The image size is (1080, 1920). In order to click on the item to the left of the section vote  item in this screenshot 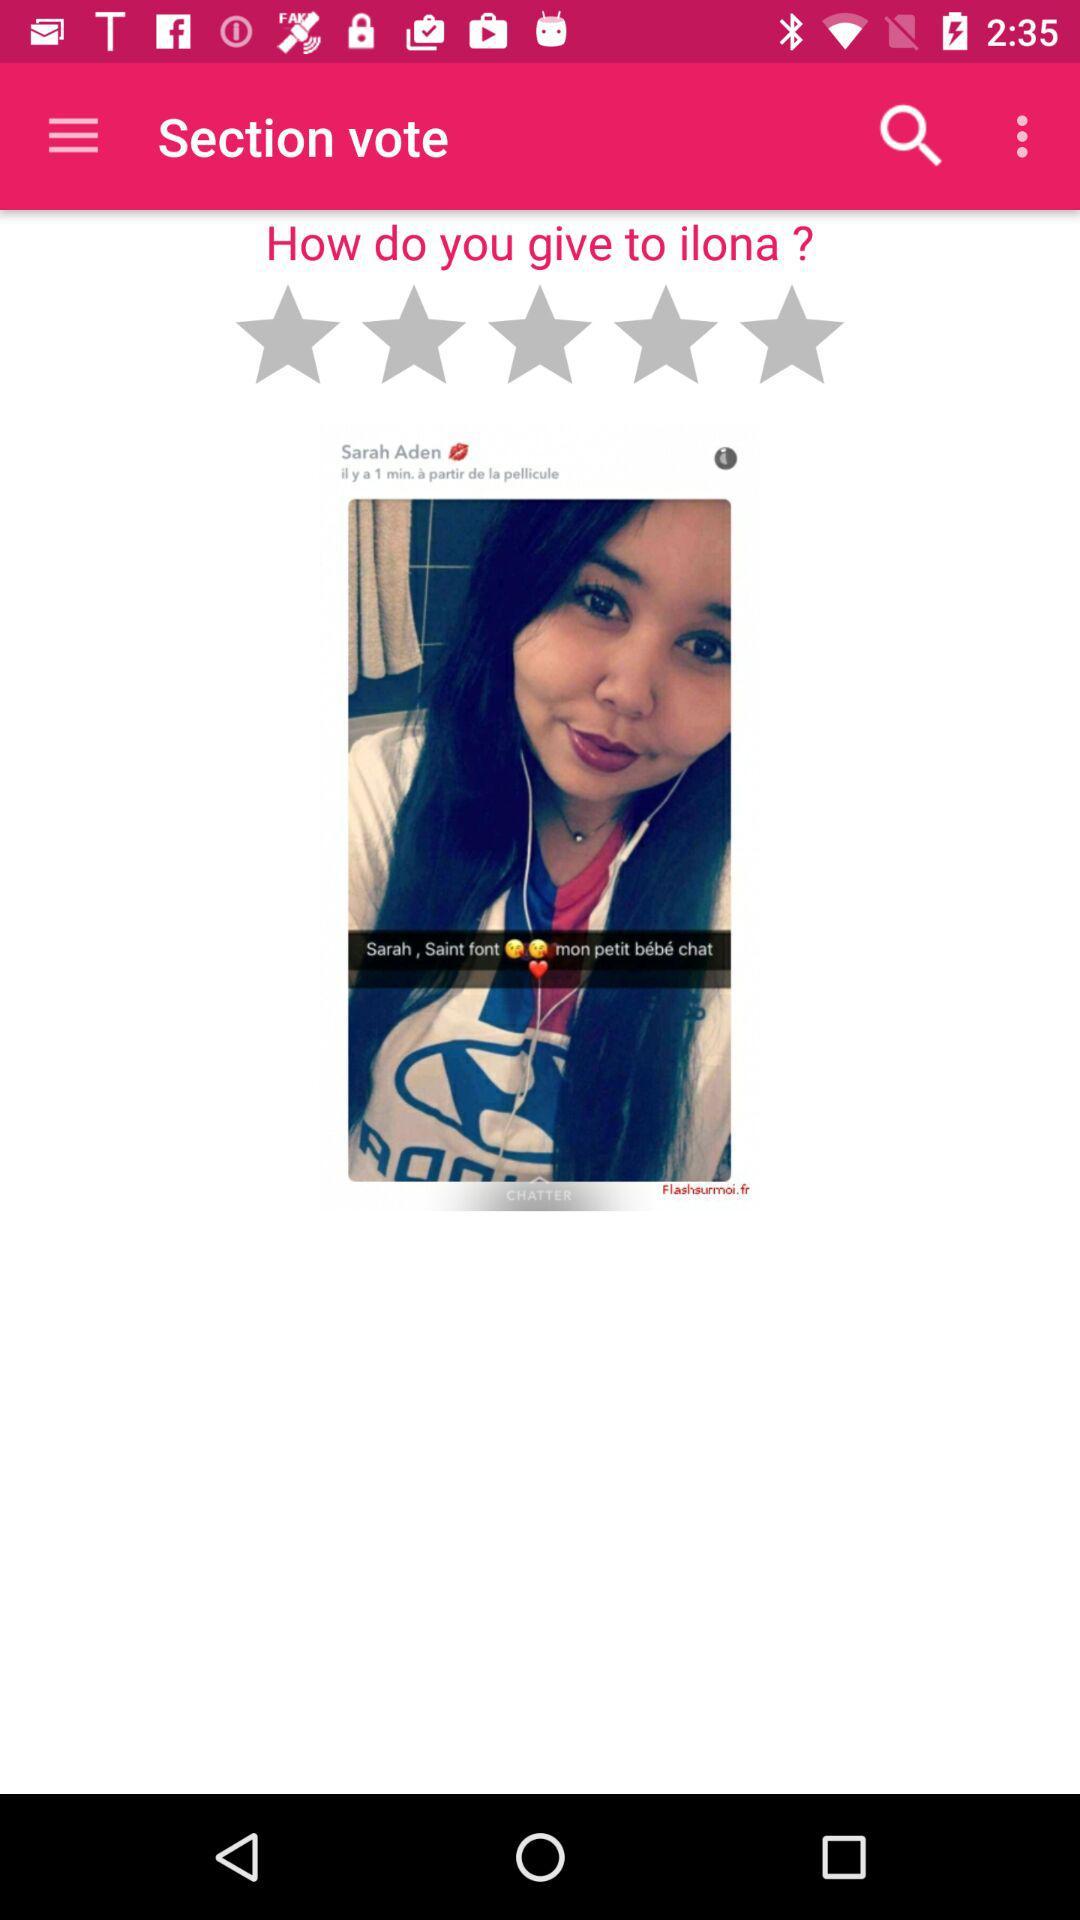, I will do `click(72, 135)`.